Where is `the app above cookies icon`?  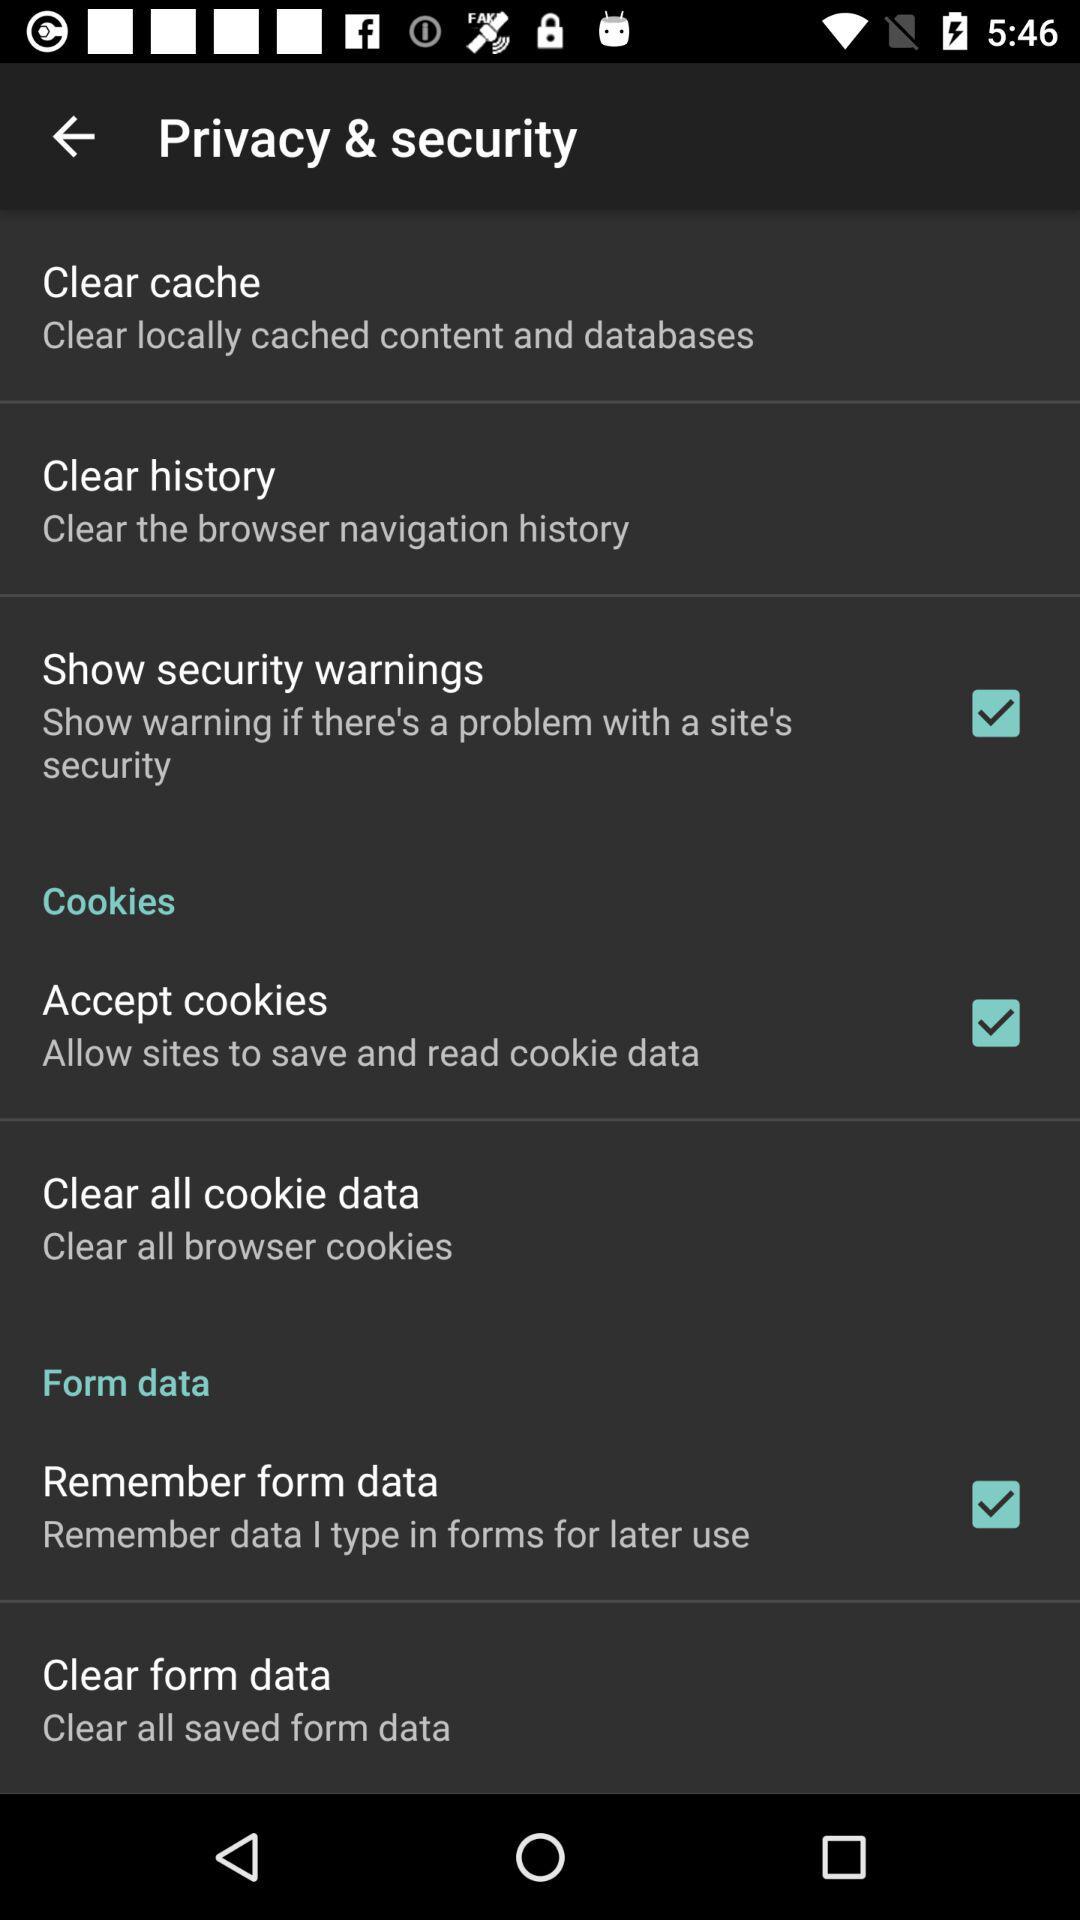
the app above cookies icon is located at coordinates (477, 741).